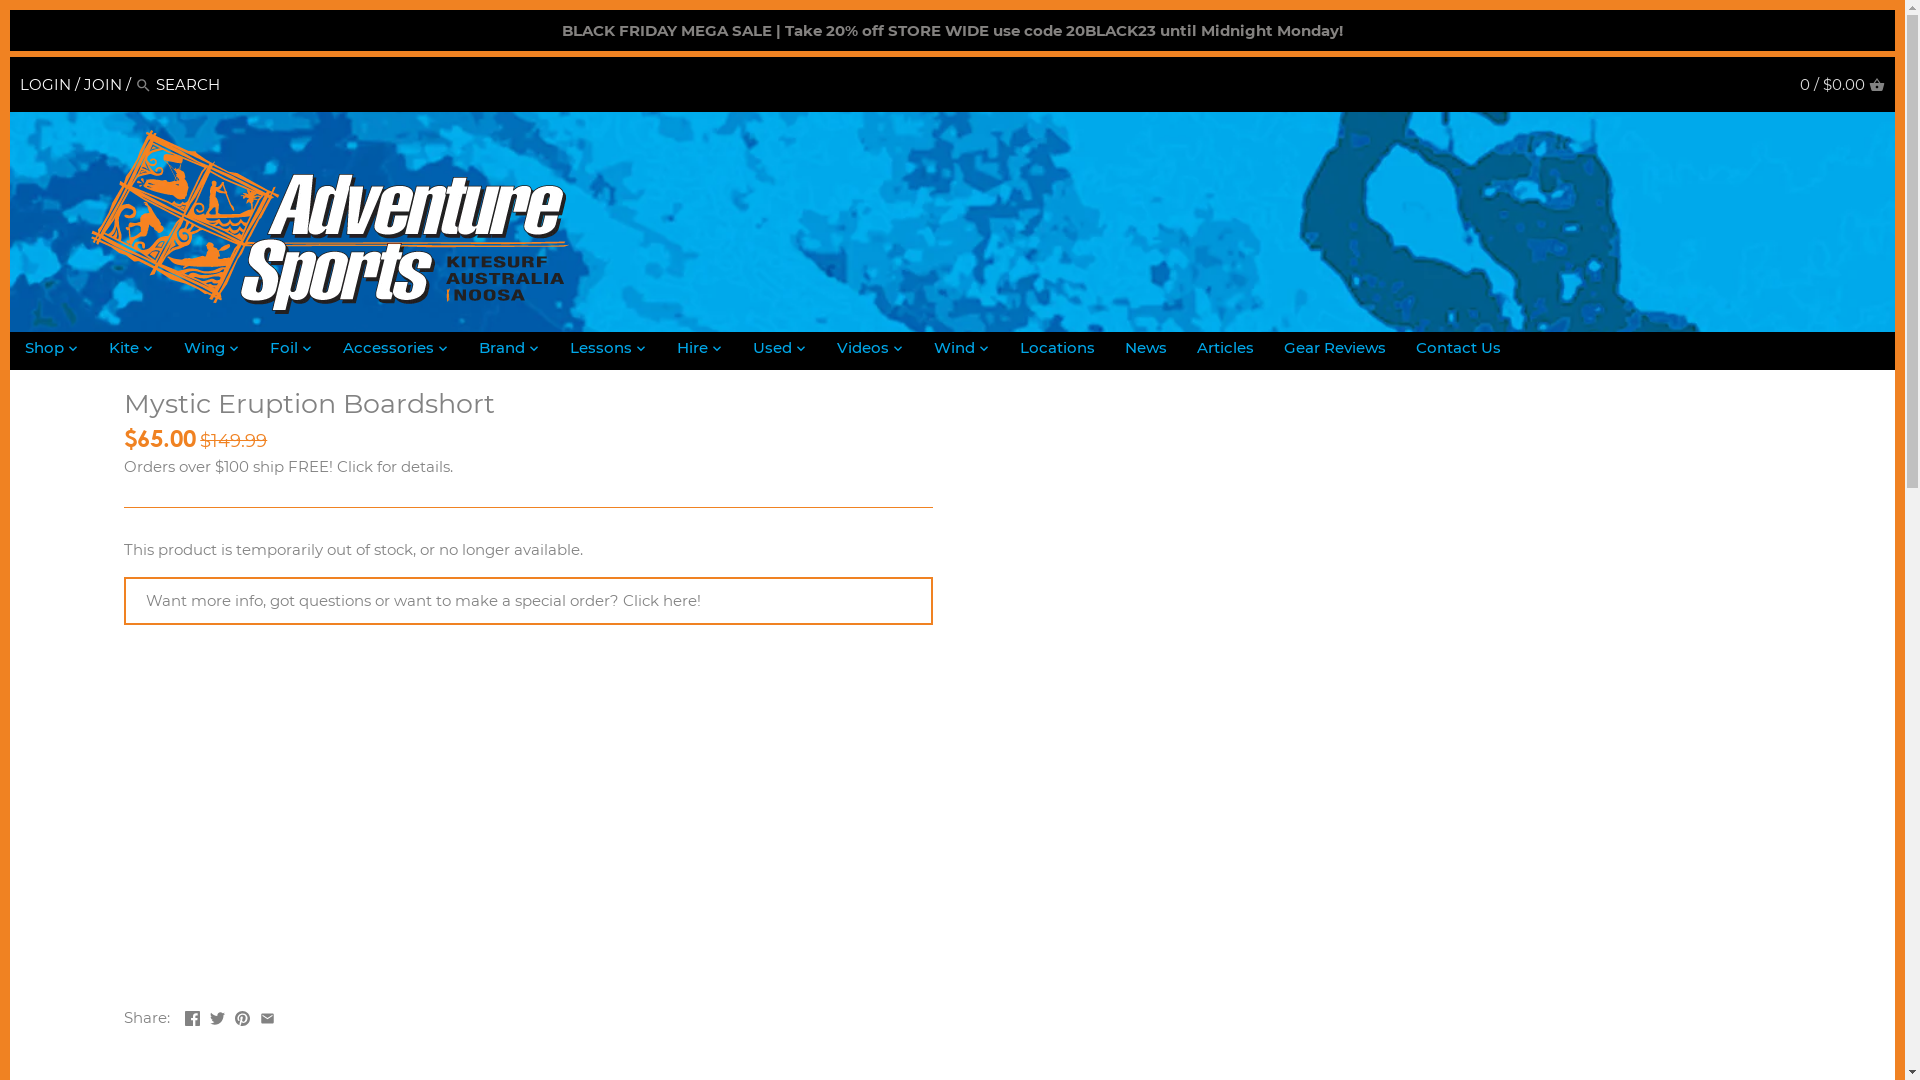 The image size is (1920, 1080). What do you see at coordinates (241, 1015) in the screenshot?
I see `'Pinterest'` at bounding box center [241, 1015].